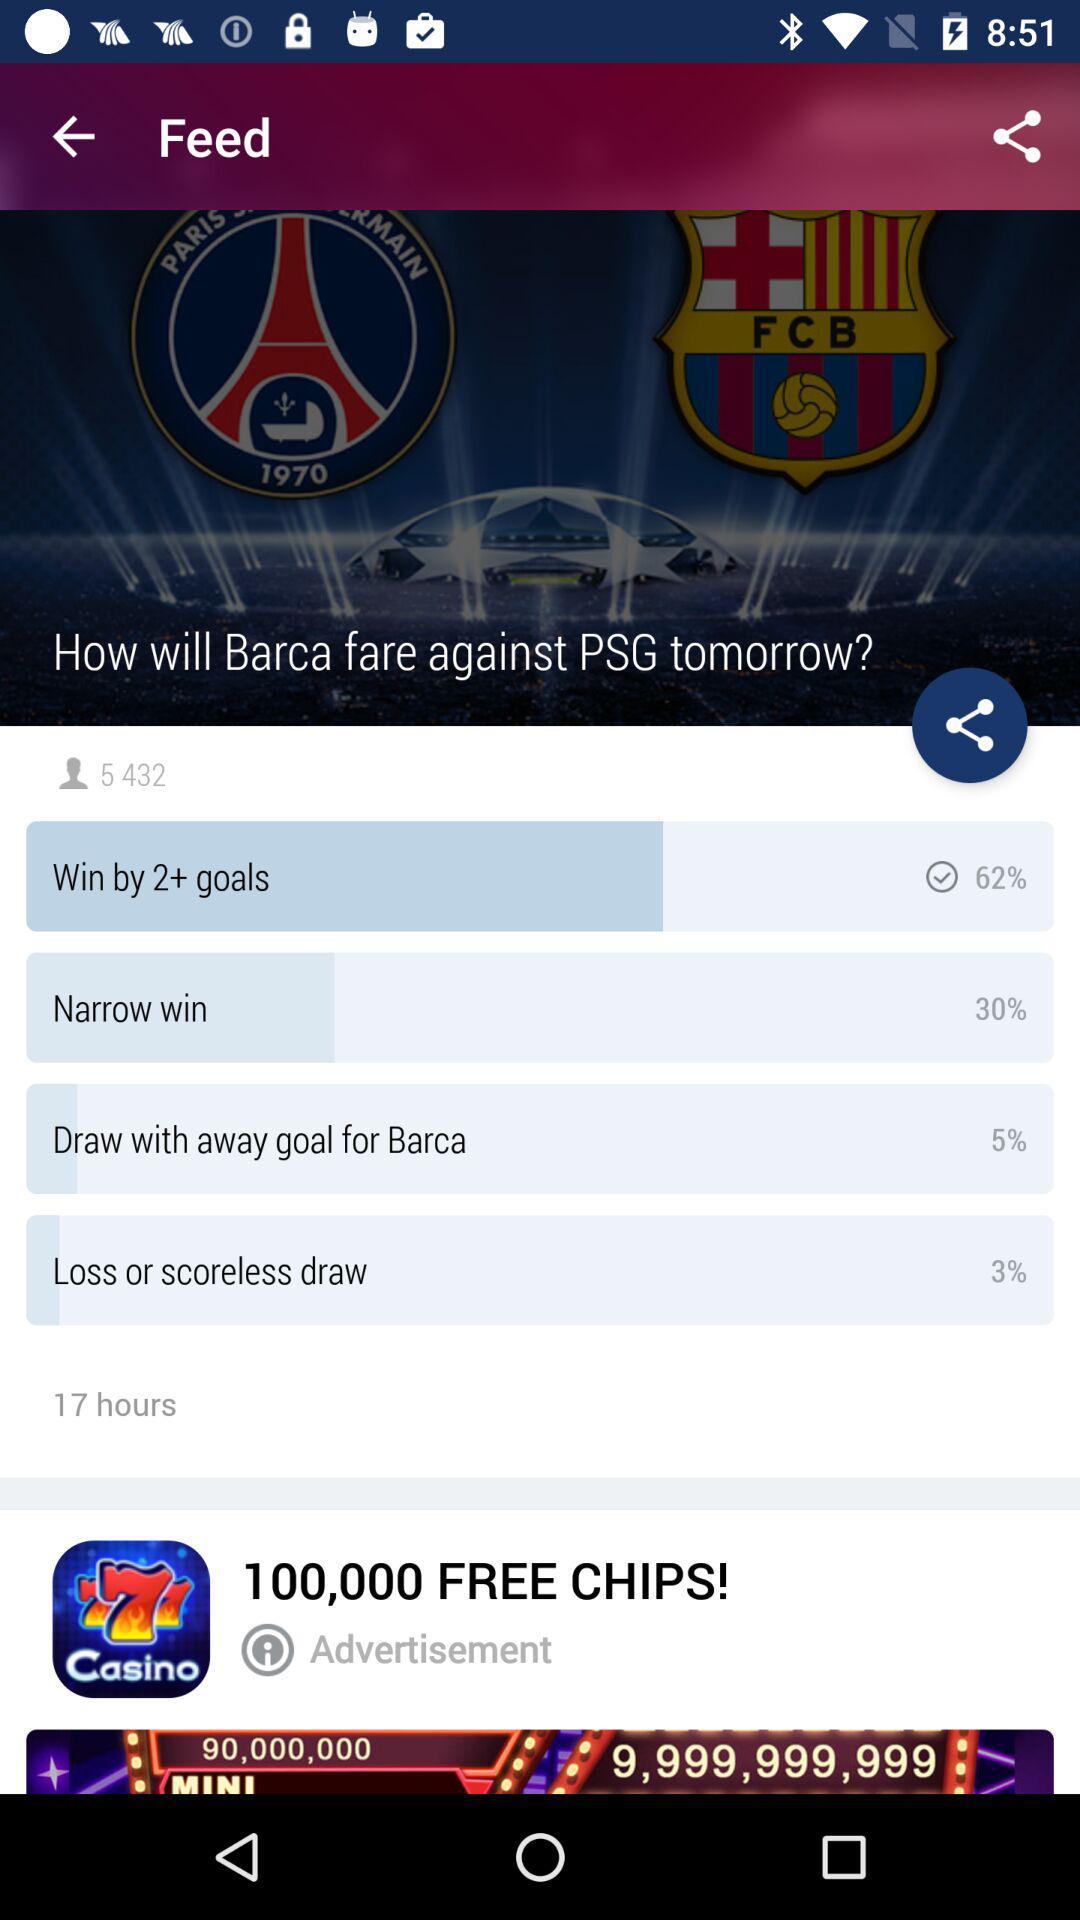 This screenshot has height=1920, width=1080. I want to click on the icon to the right of feed, so click(1017, 135).